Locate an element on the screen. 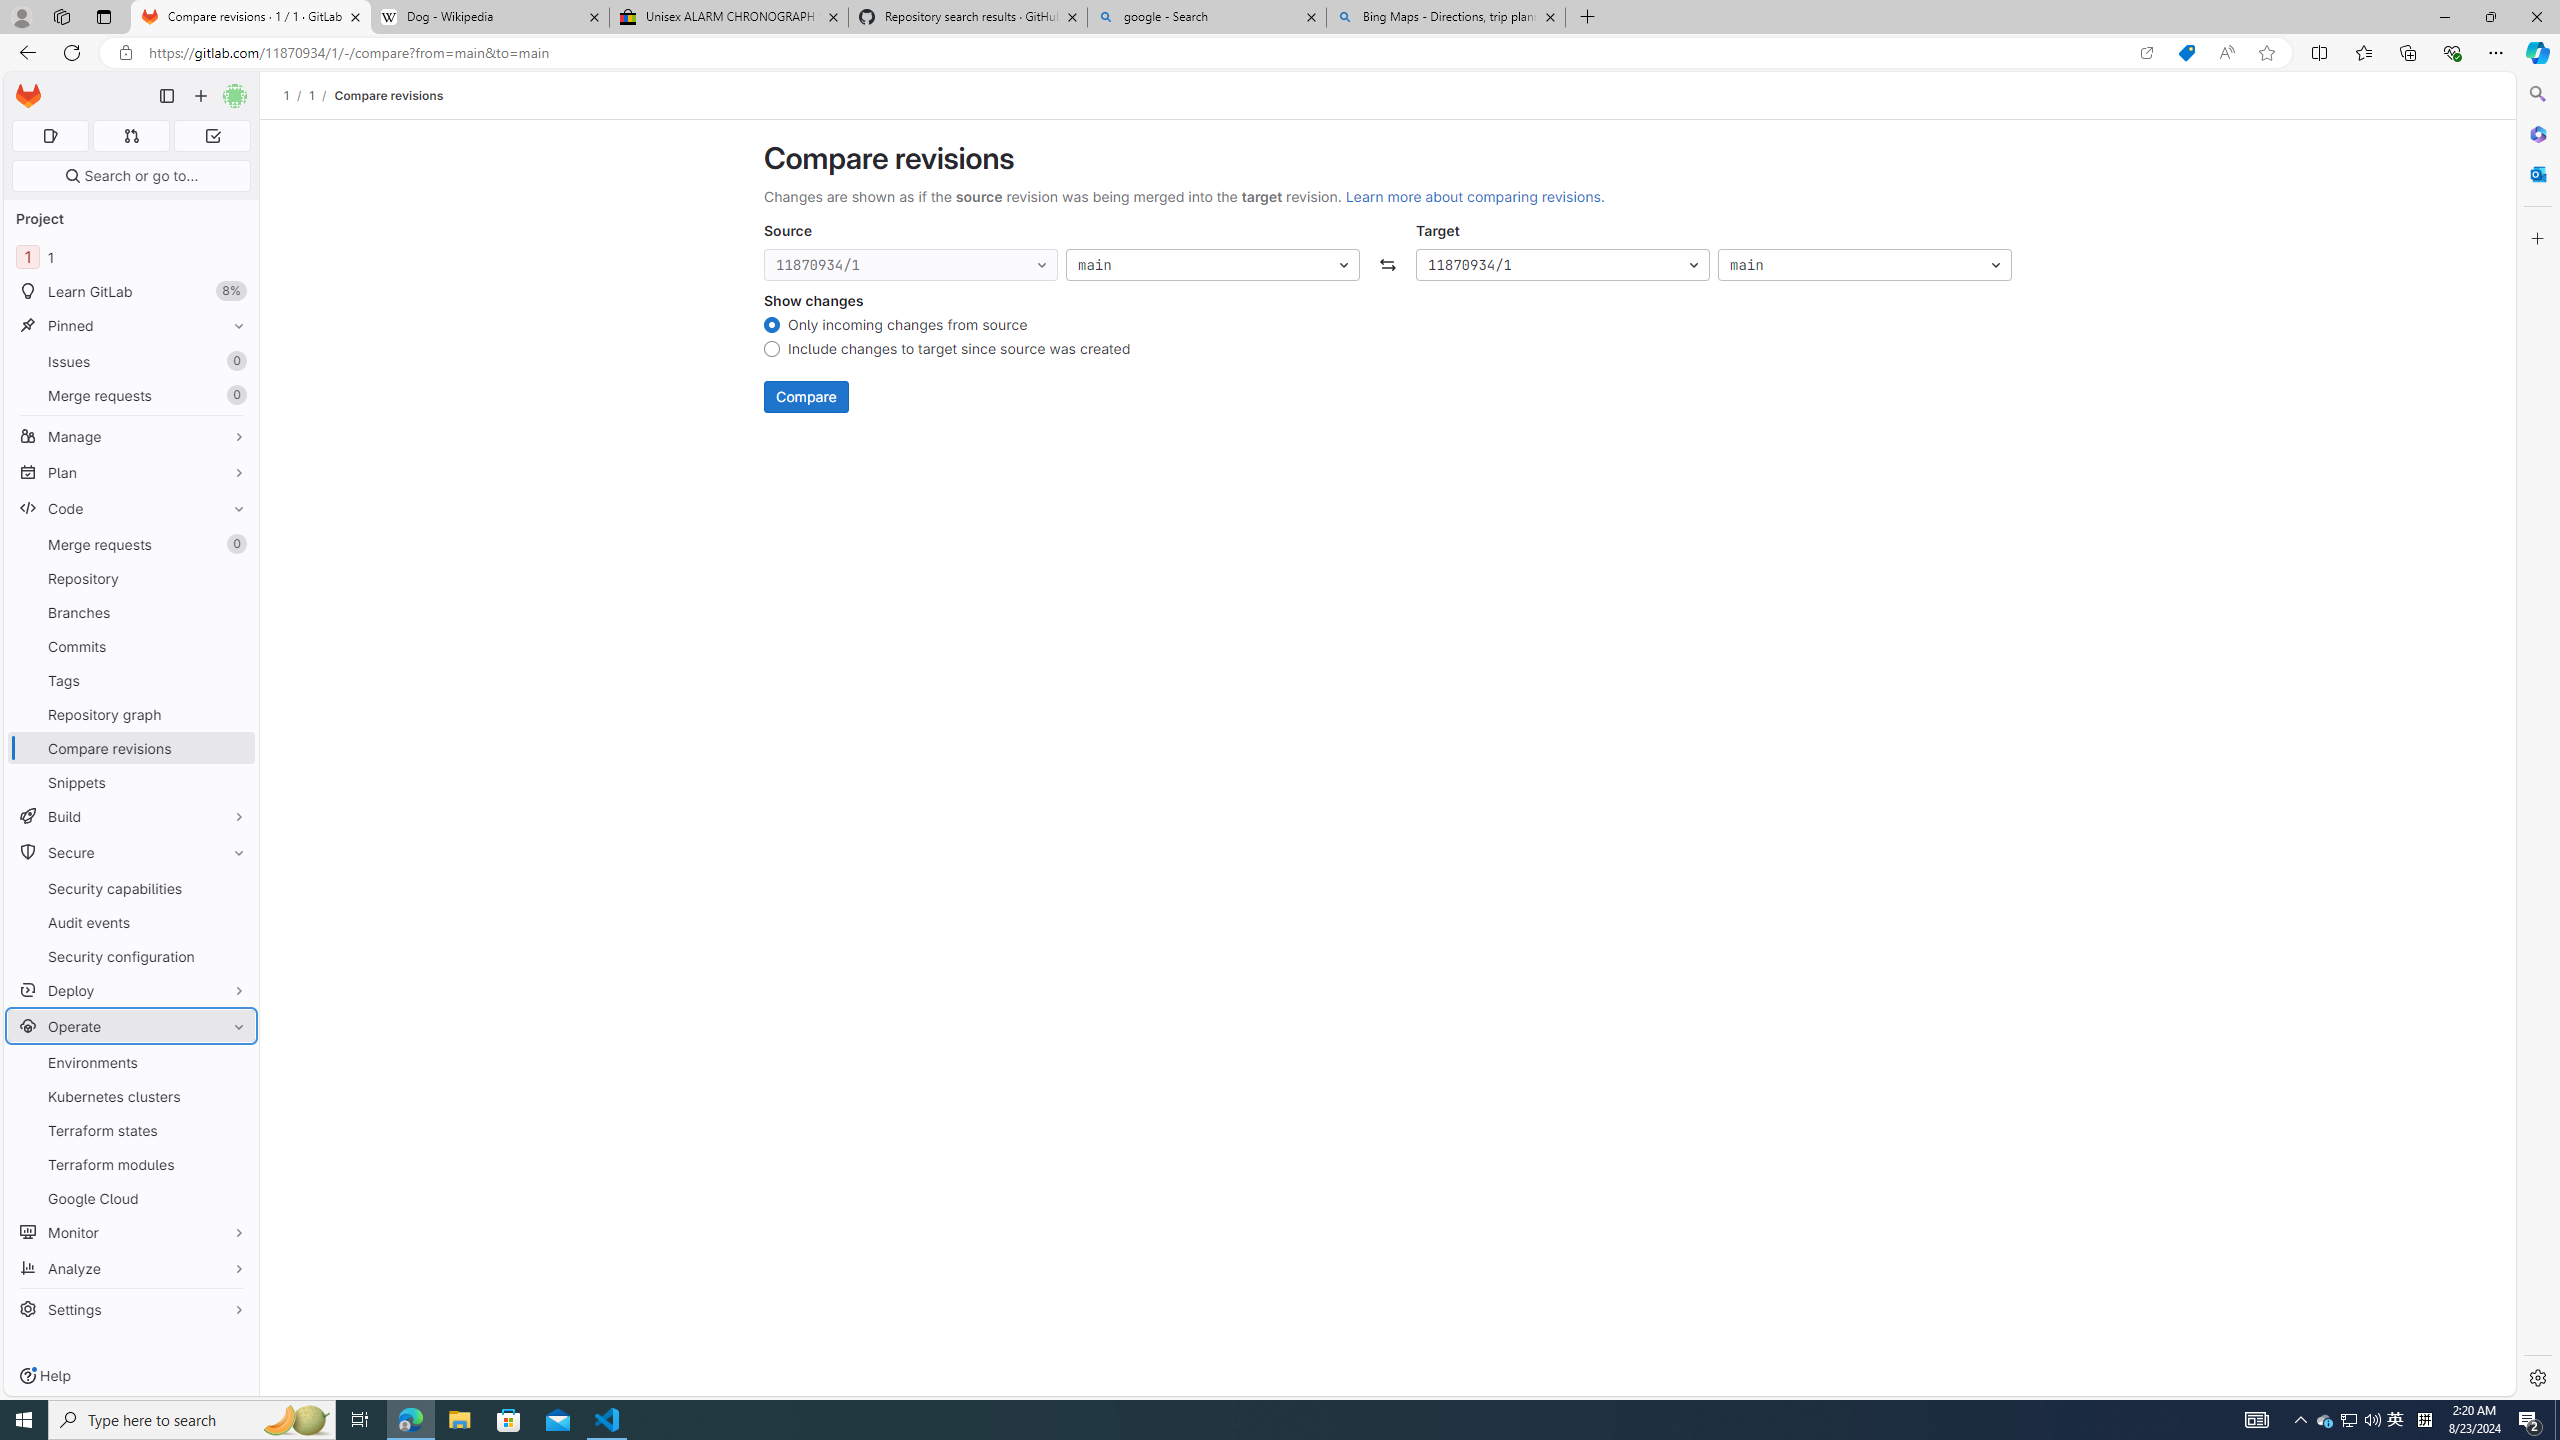  'Merge requests 0' is located at coordinates (130, 544).